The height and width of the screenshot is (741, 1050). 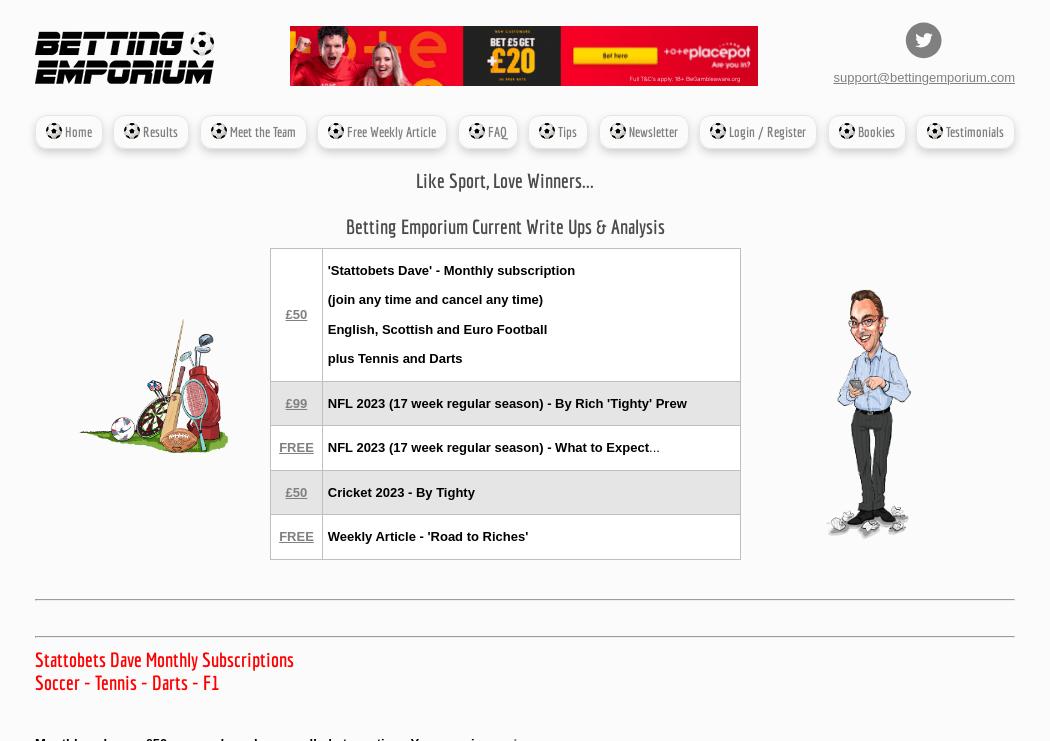 What do you see at coordinates (972, 130) in the screenshot?
I see `'Testimonials'` at bounding box center [972, 130].